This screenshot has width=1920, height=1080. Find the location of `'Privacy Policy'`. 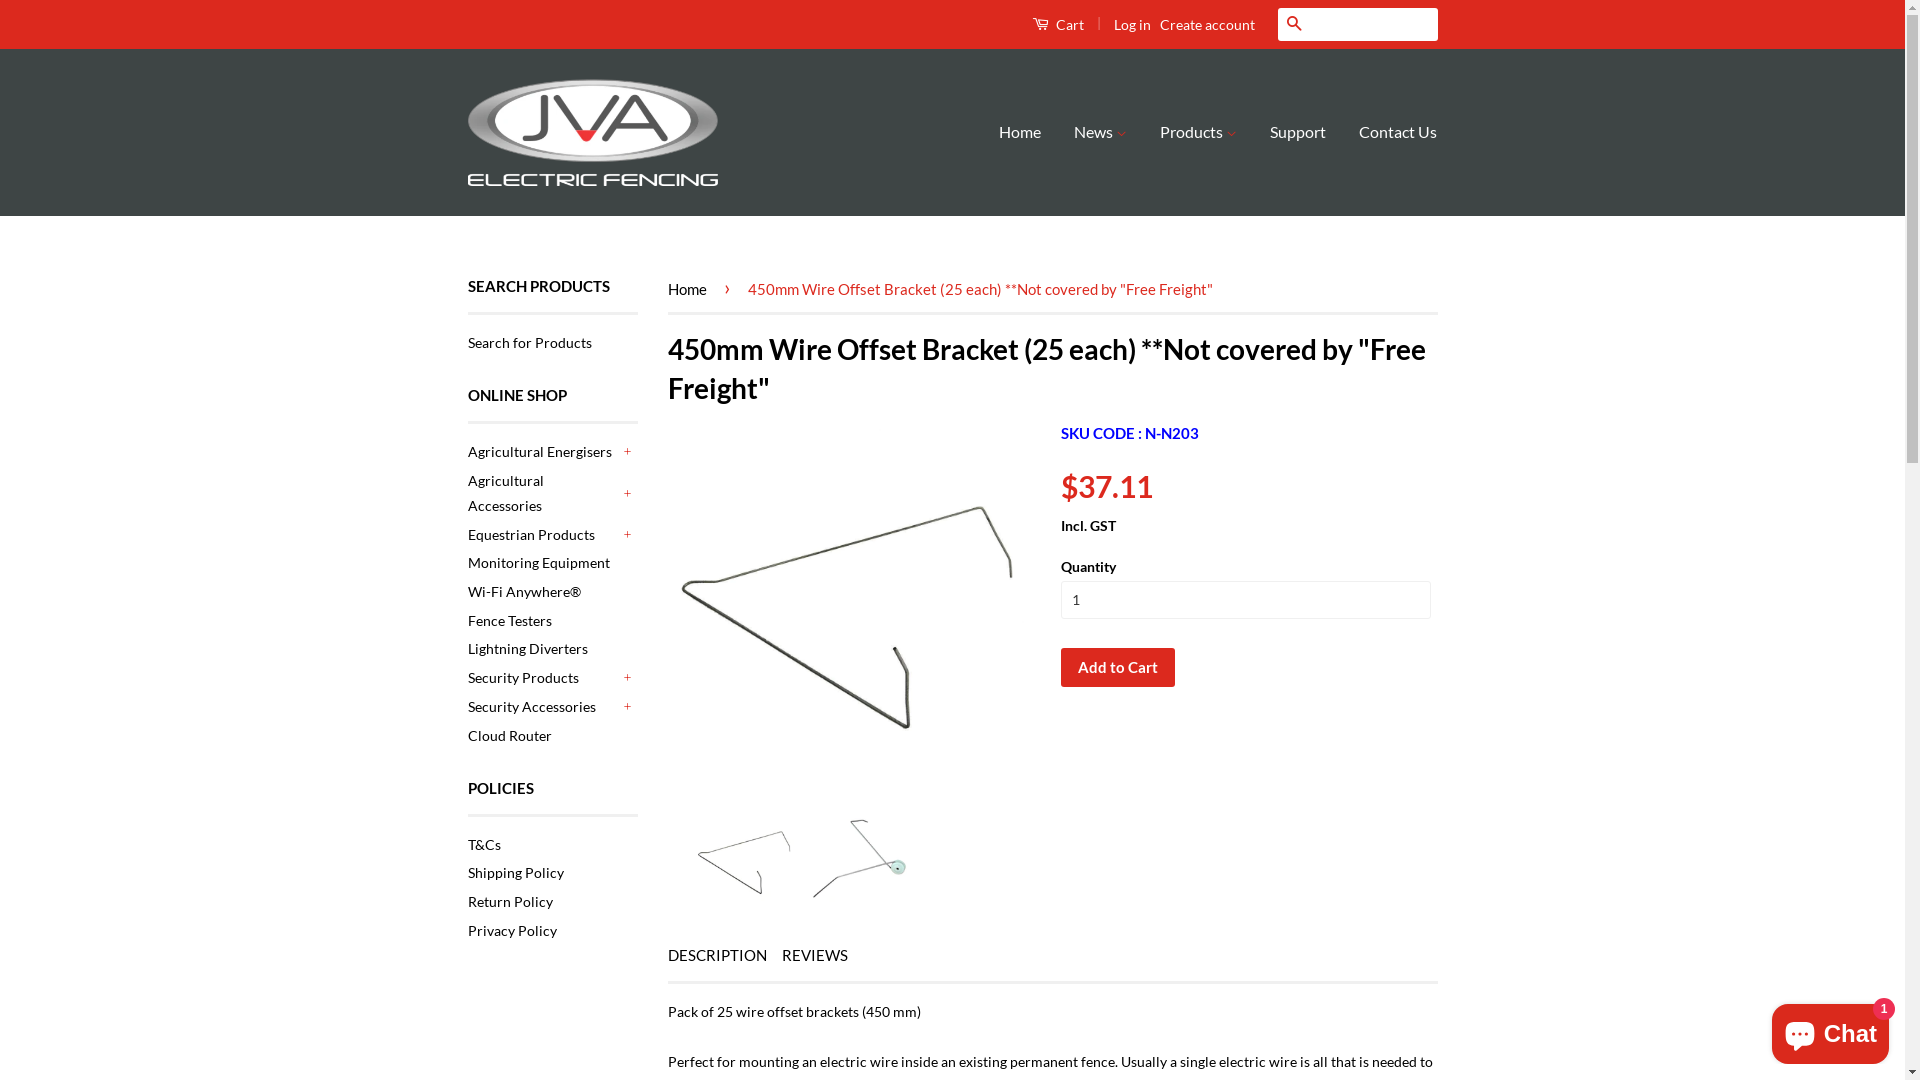

'Privacy Policy' is located at coordinates (466, 930).